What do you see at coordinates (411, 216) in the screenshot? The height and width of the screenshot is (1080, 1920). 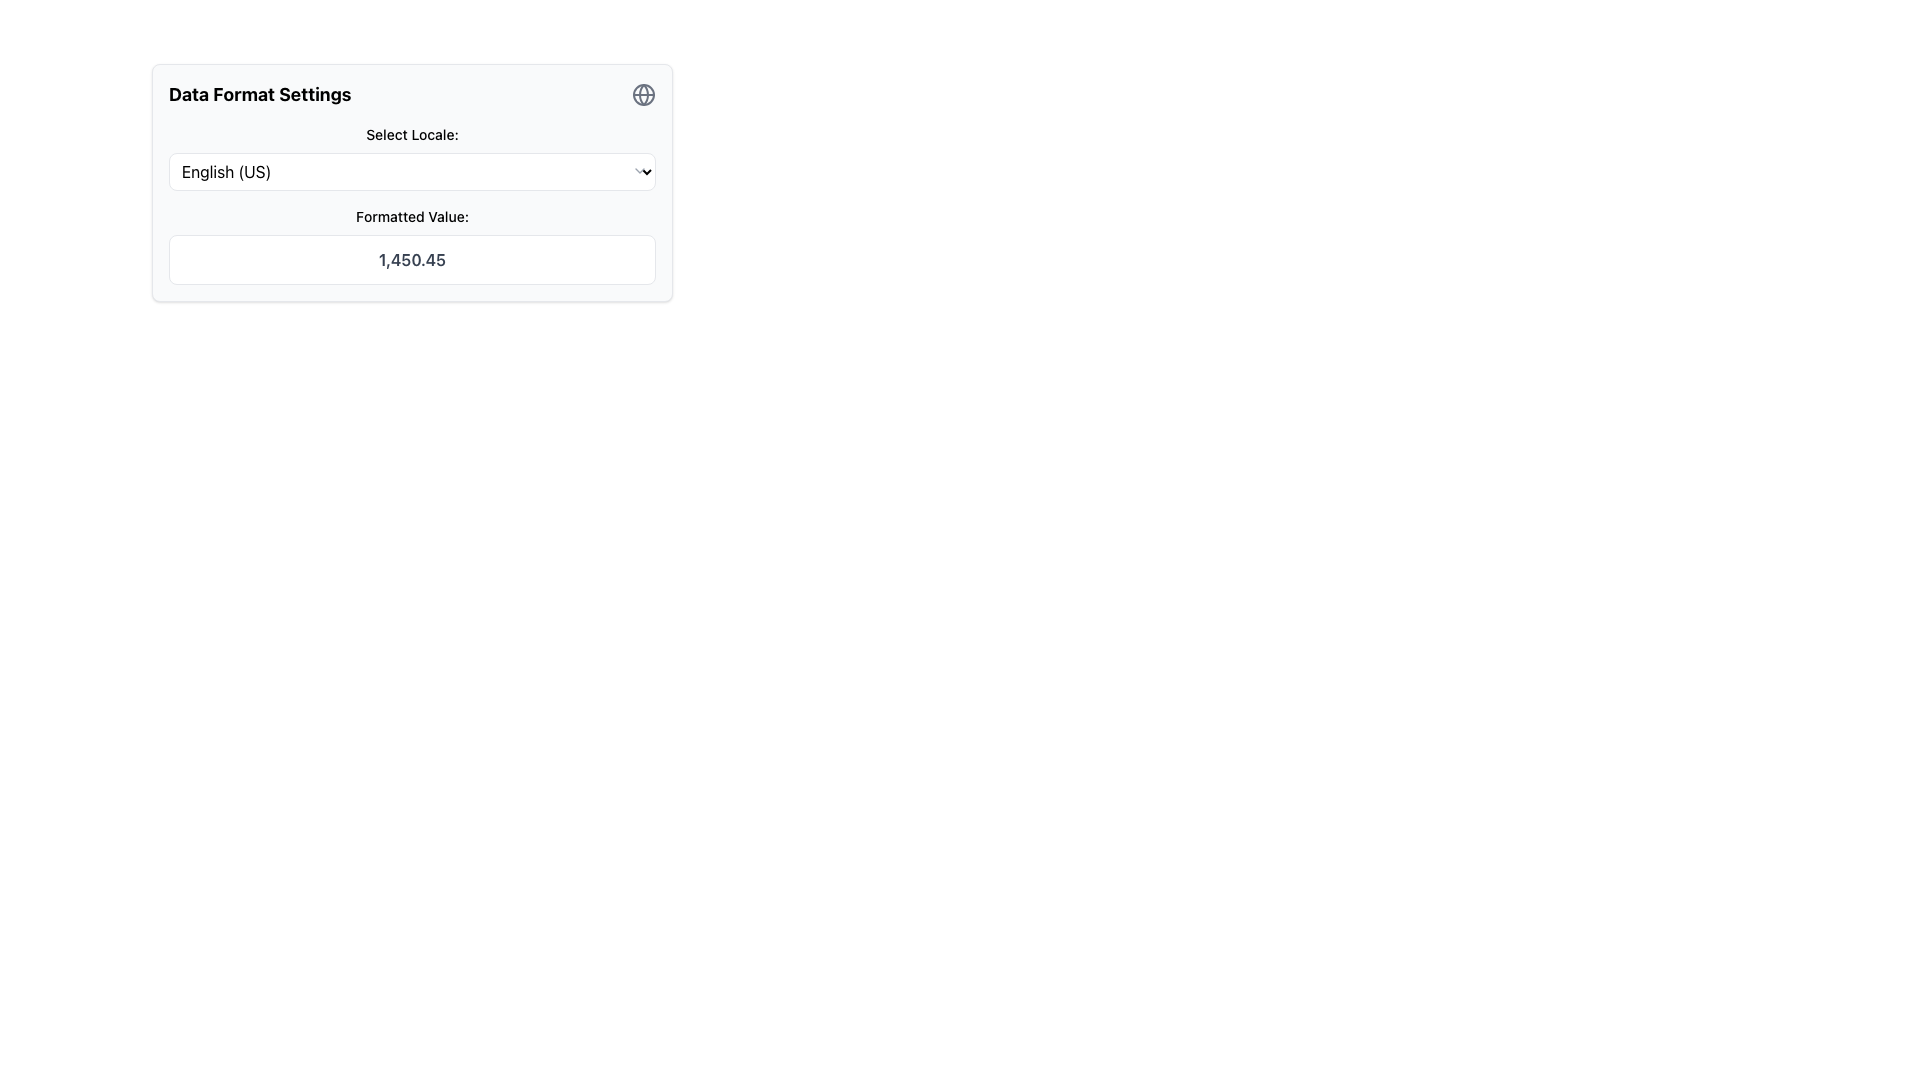 I see `the Static Label that provides context for the value '1,450.45', located below the 'Select Locale:' dropdown and above the text '1,450.45'` at bounding box center [411, 216].